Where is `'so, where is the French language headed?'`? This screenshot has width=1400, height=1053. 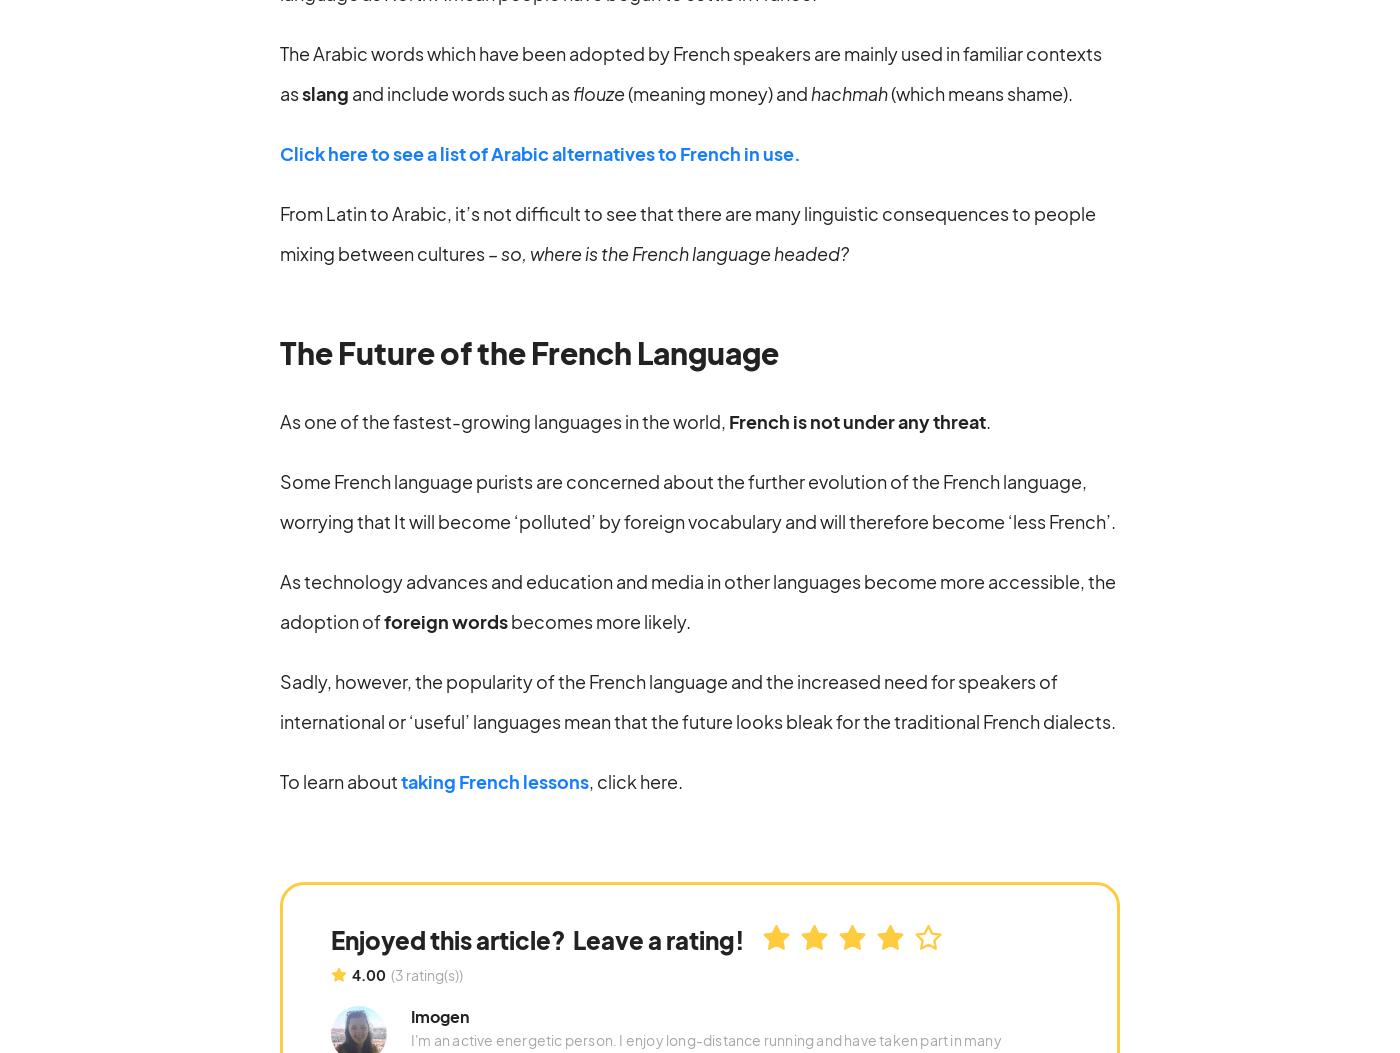
'so, where is the French language headed?' is located at coordinates (674, 251).